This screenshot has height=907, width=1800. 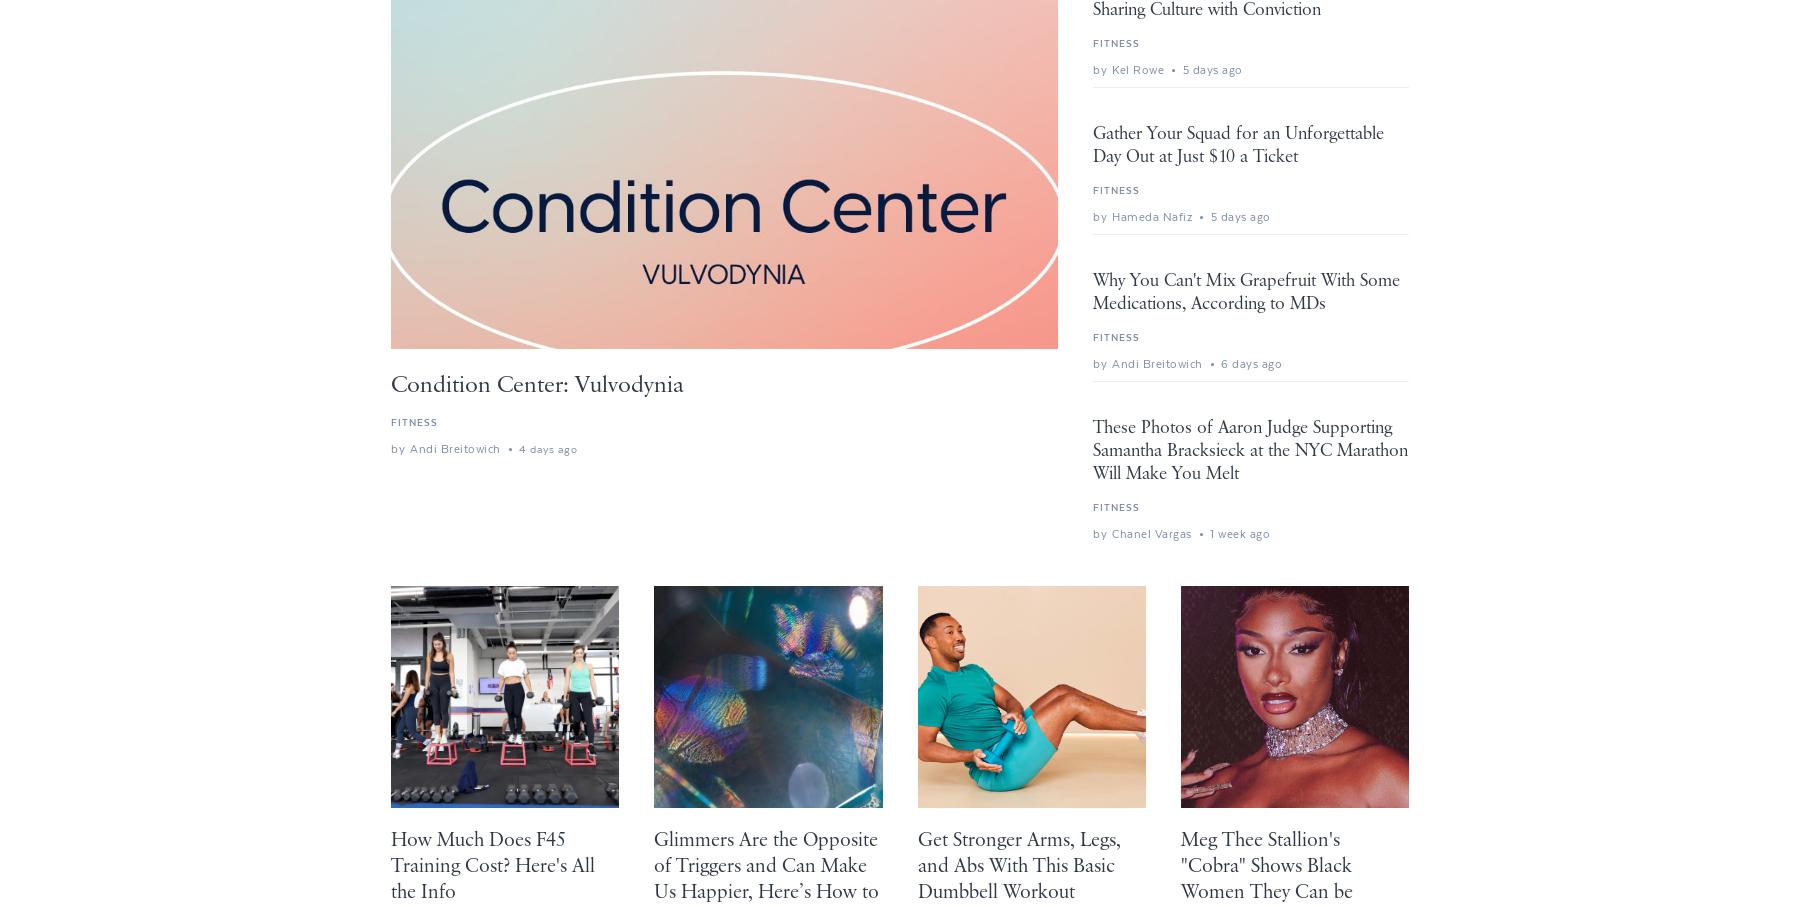 I want to click on 'Get Stronger Arms, Legs, and Abs With This Basic Dumbbell Workout', so click(x=1018, y=865).